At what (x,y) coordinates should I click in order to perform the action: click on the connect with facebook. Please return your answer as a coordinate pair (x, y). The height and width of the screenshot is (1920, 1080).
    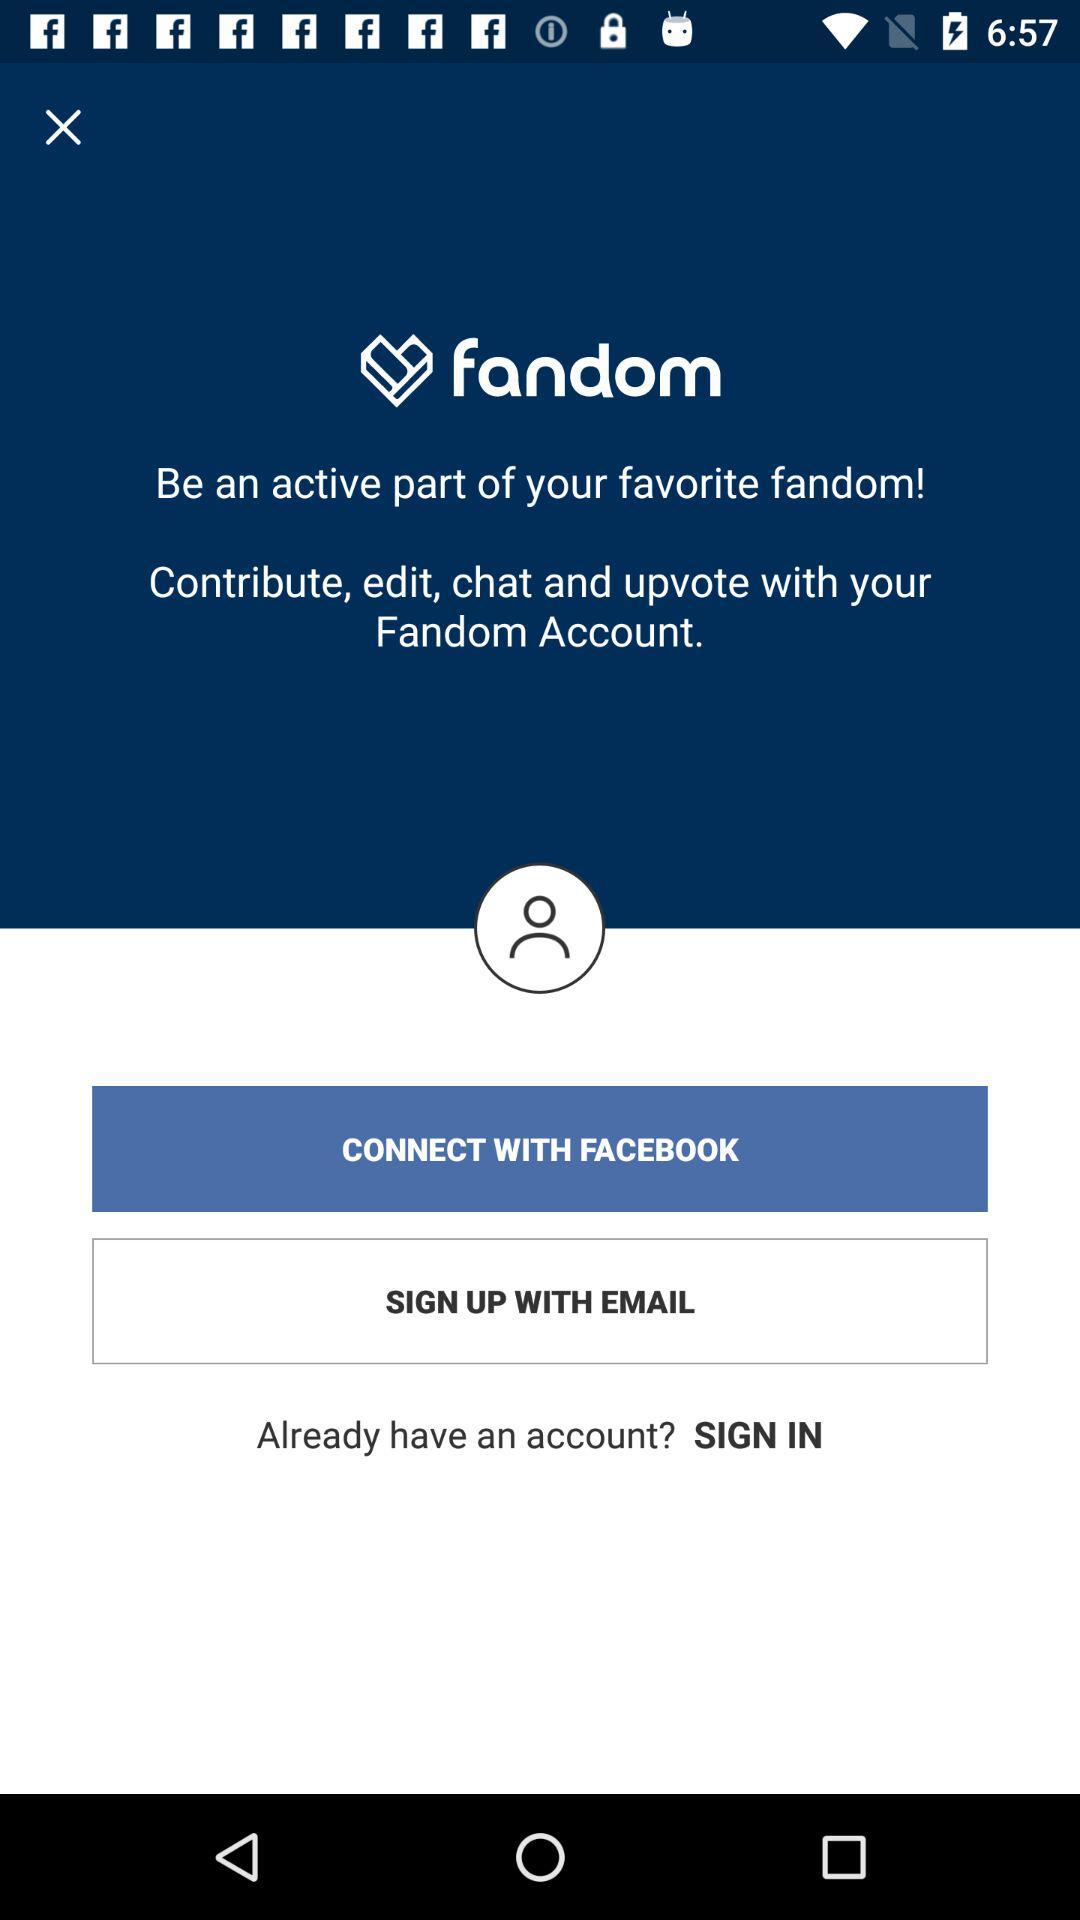
    Looking at the image, I should click on (540, 1148).